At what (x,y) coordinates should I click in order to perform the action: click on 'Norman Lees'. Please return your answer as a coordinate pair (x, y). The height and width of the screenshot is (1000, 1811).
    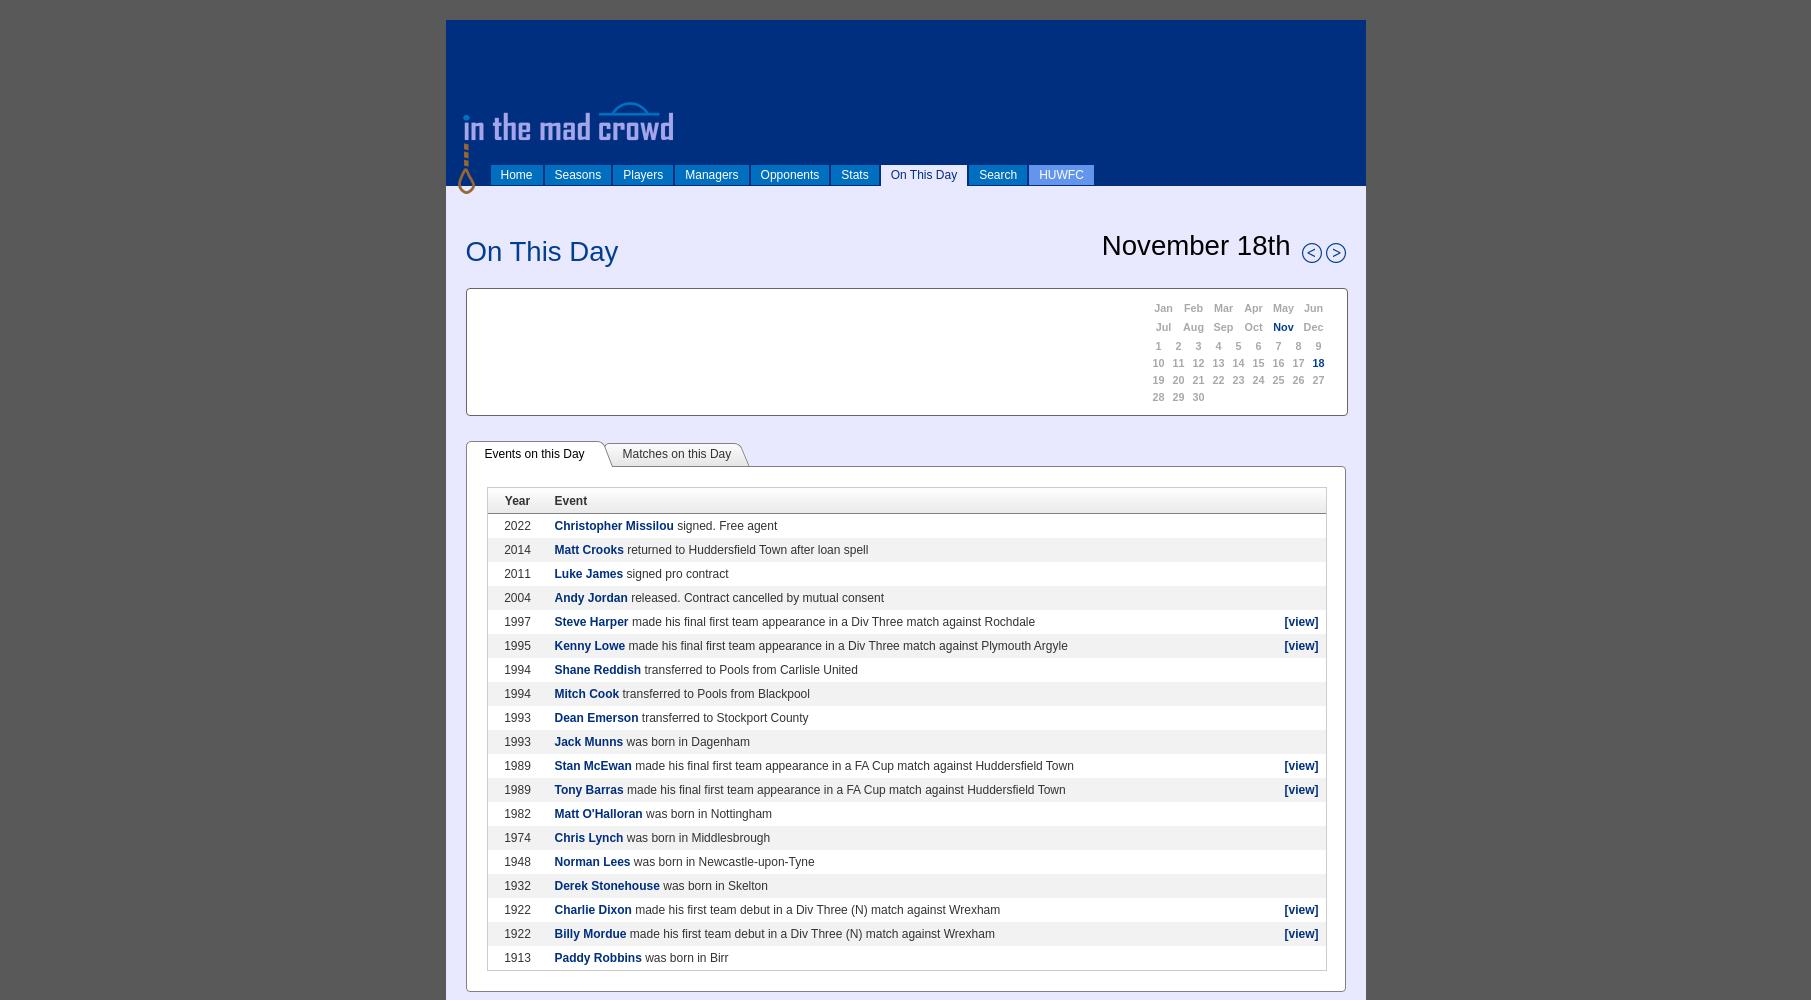
    Looking at the image, I should click on (591, 861).